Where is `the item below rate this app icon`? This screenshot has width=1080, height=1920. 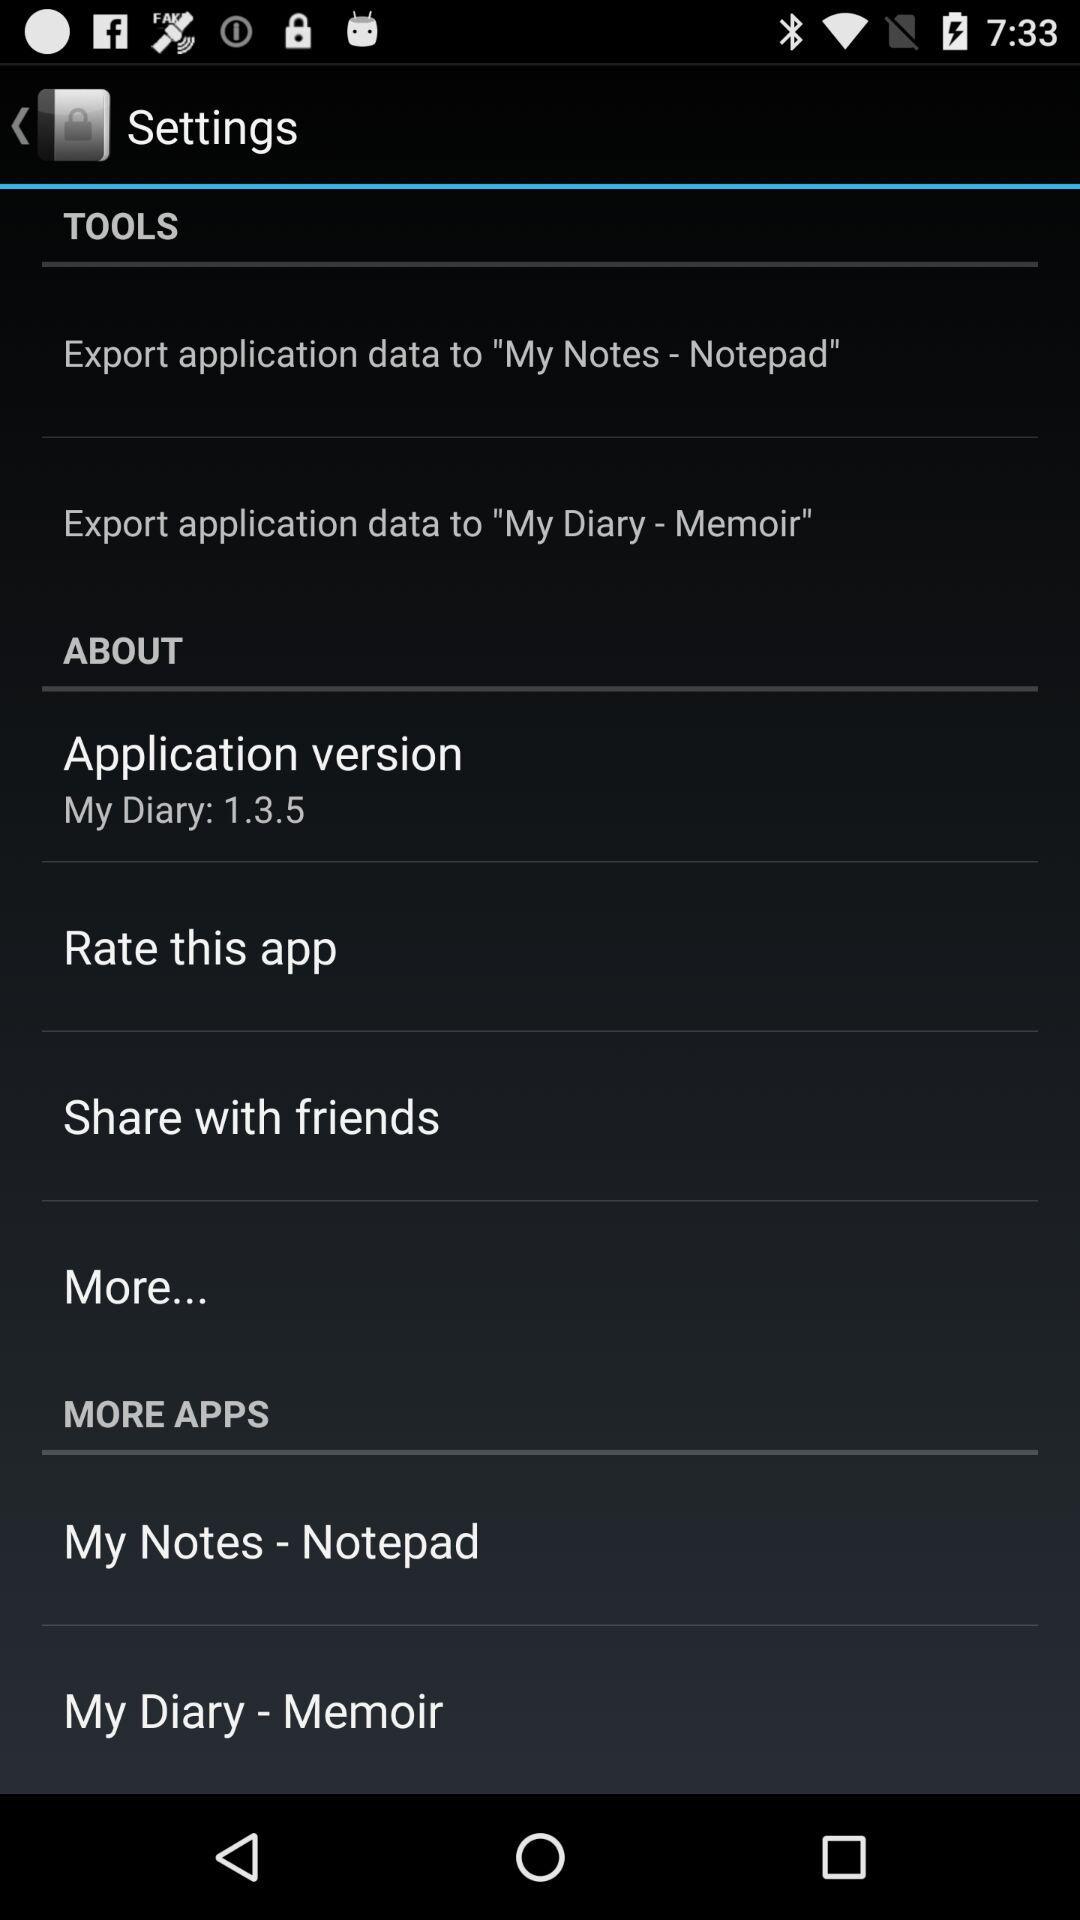 the item below rate this app icon is located at coordinates (250, 1114).